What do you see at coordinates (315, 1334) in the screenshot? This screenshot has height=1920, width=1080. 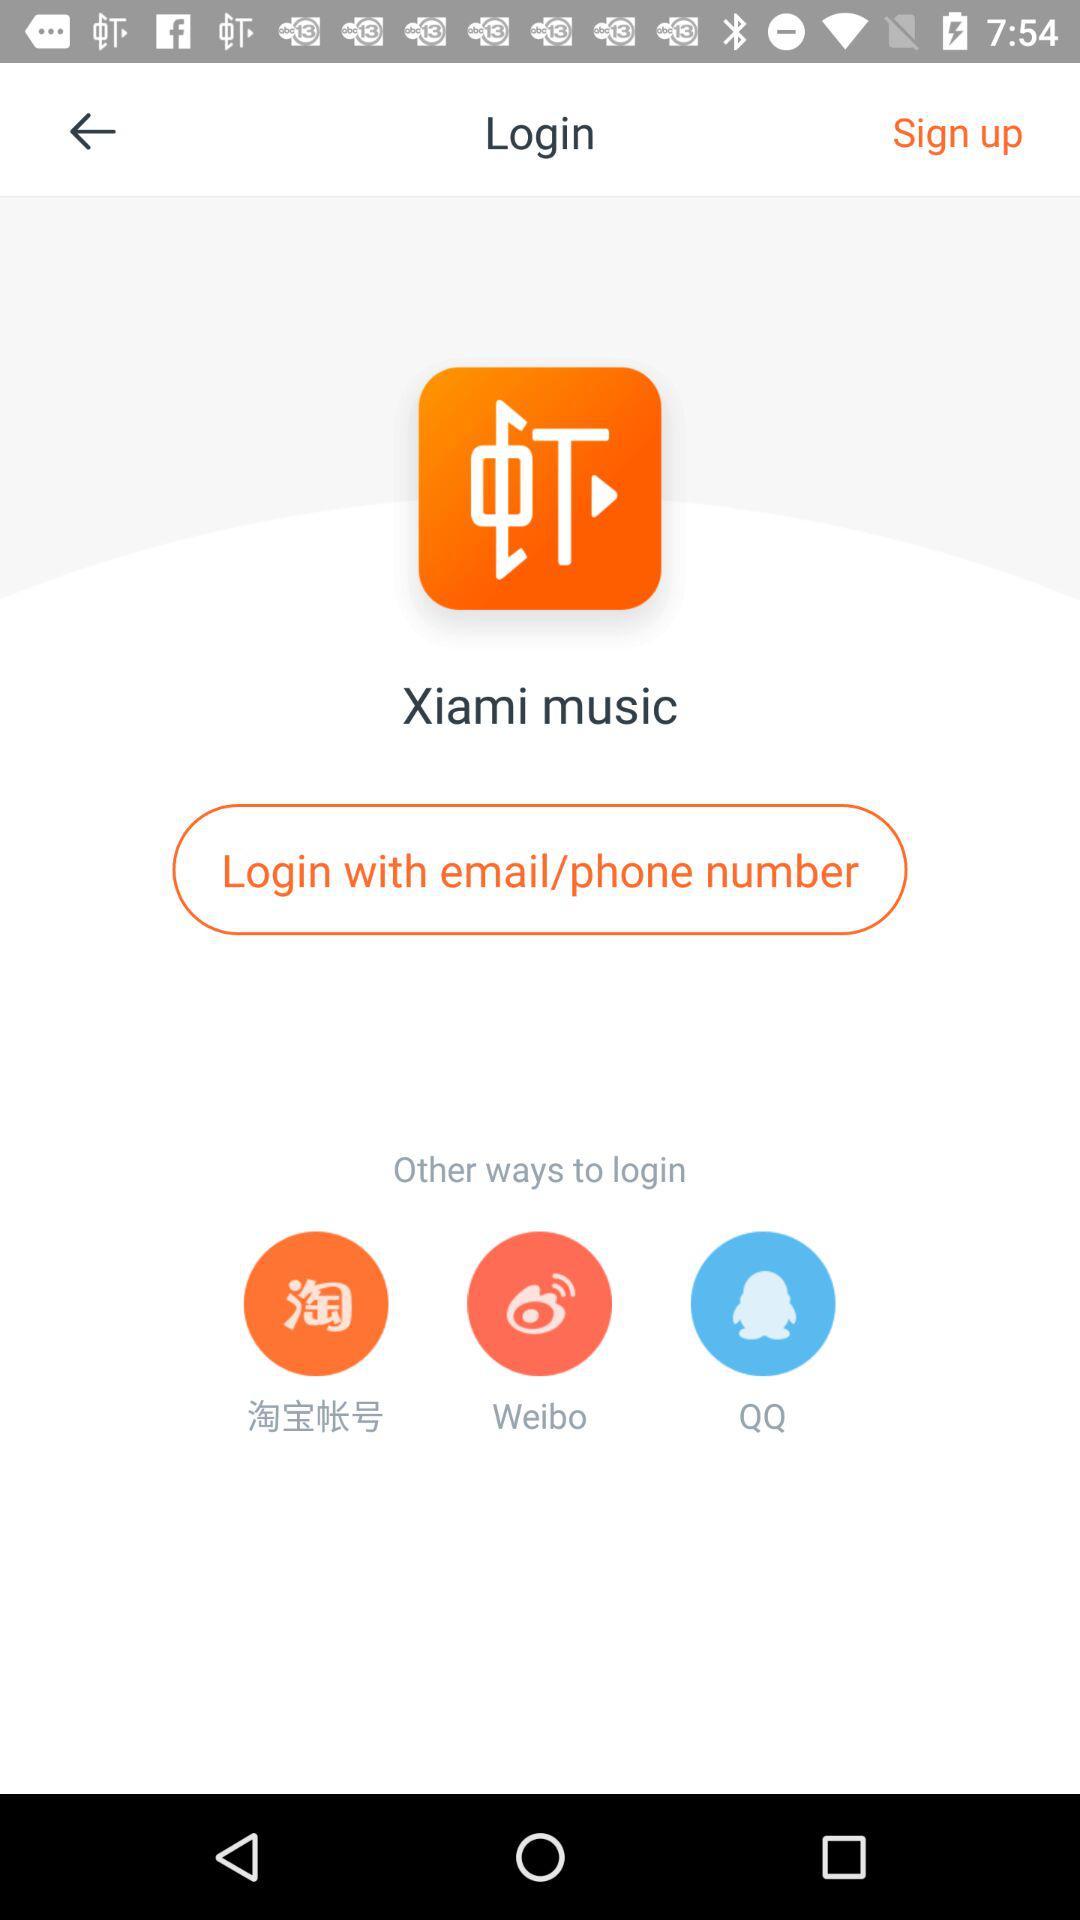 I see `item to the left of weibo icon` at bounding box center [315, 1334].